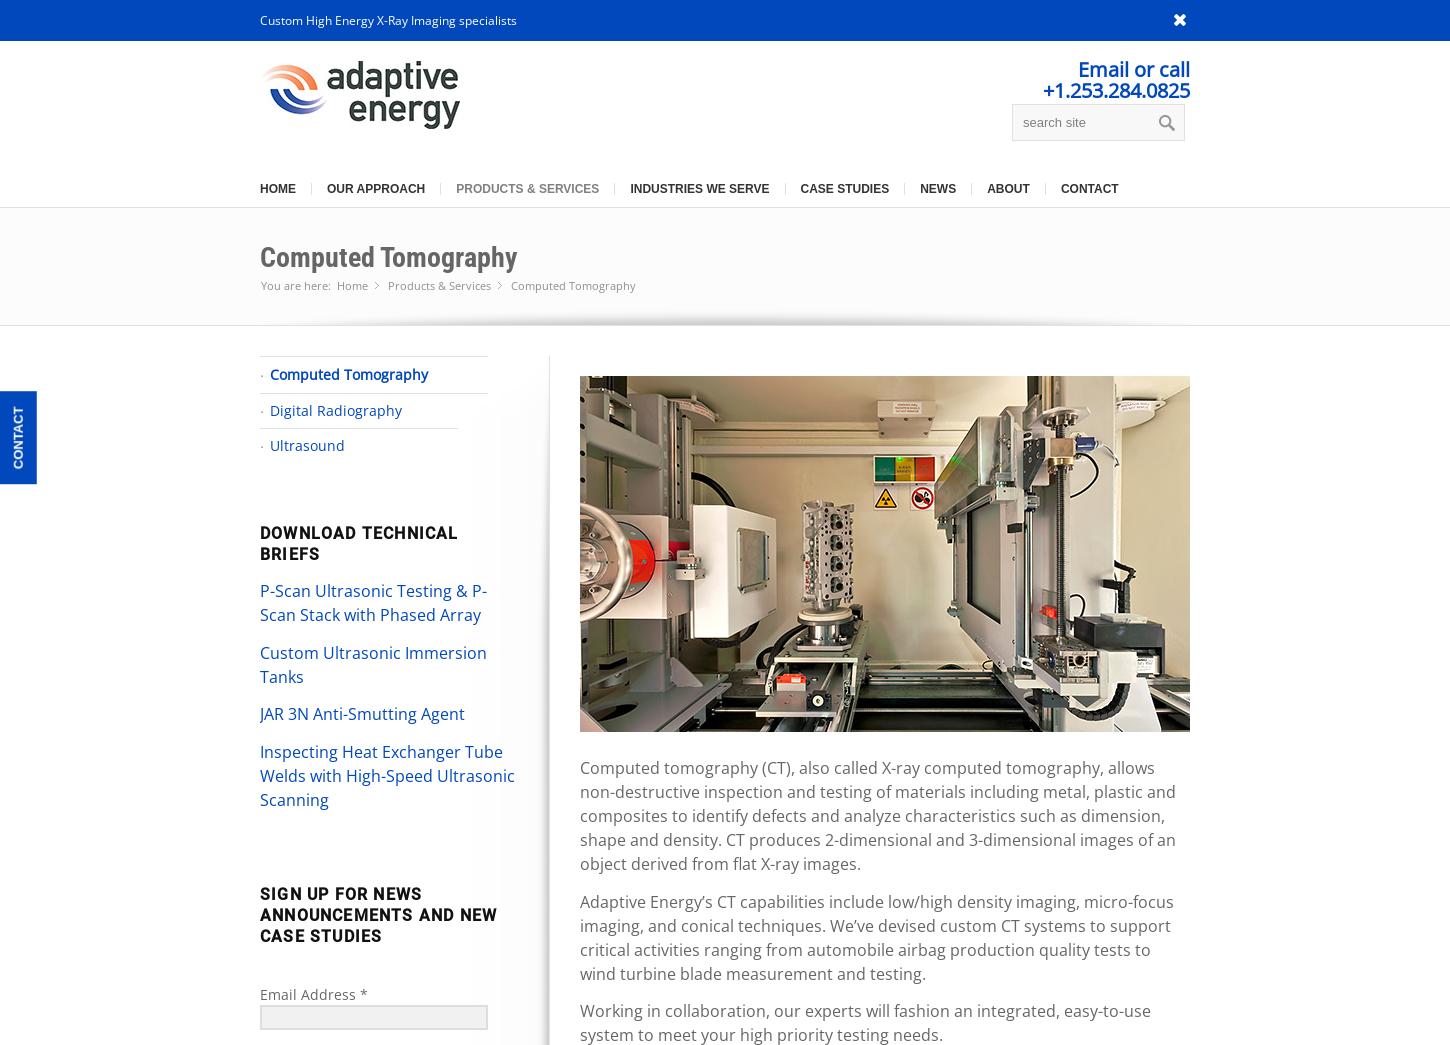 The image size is (1450, 1045). What do you see at coordinates (386, 774) in the screenshot?
I see `'Inspecting Heat Exchanger Tube Welds with High-Speed Ultrasonic Scanning'` at bounding box center [386, 774].